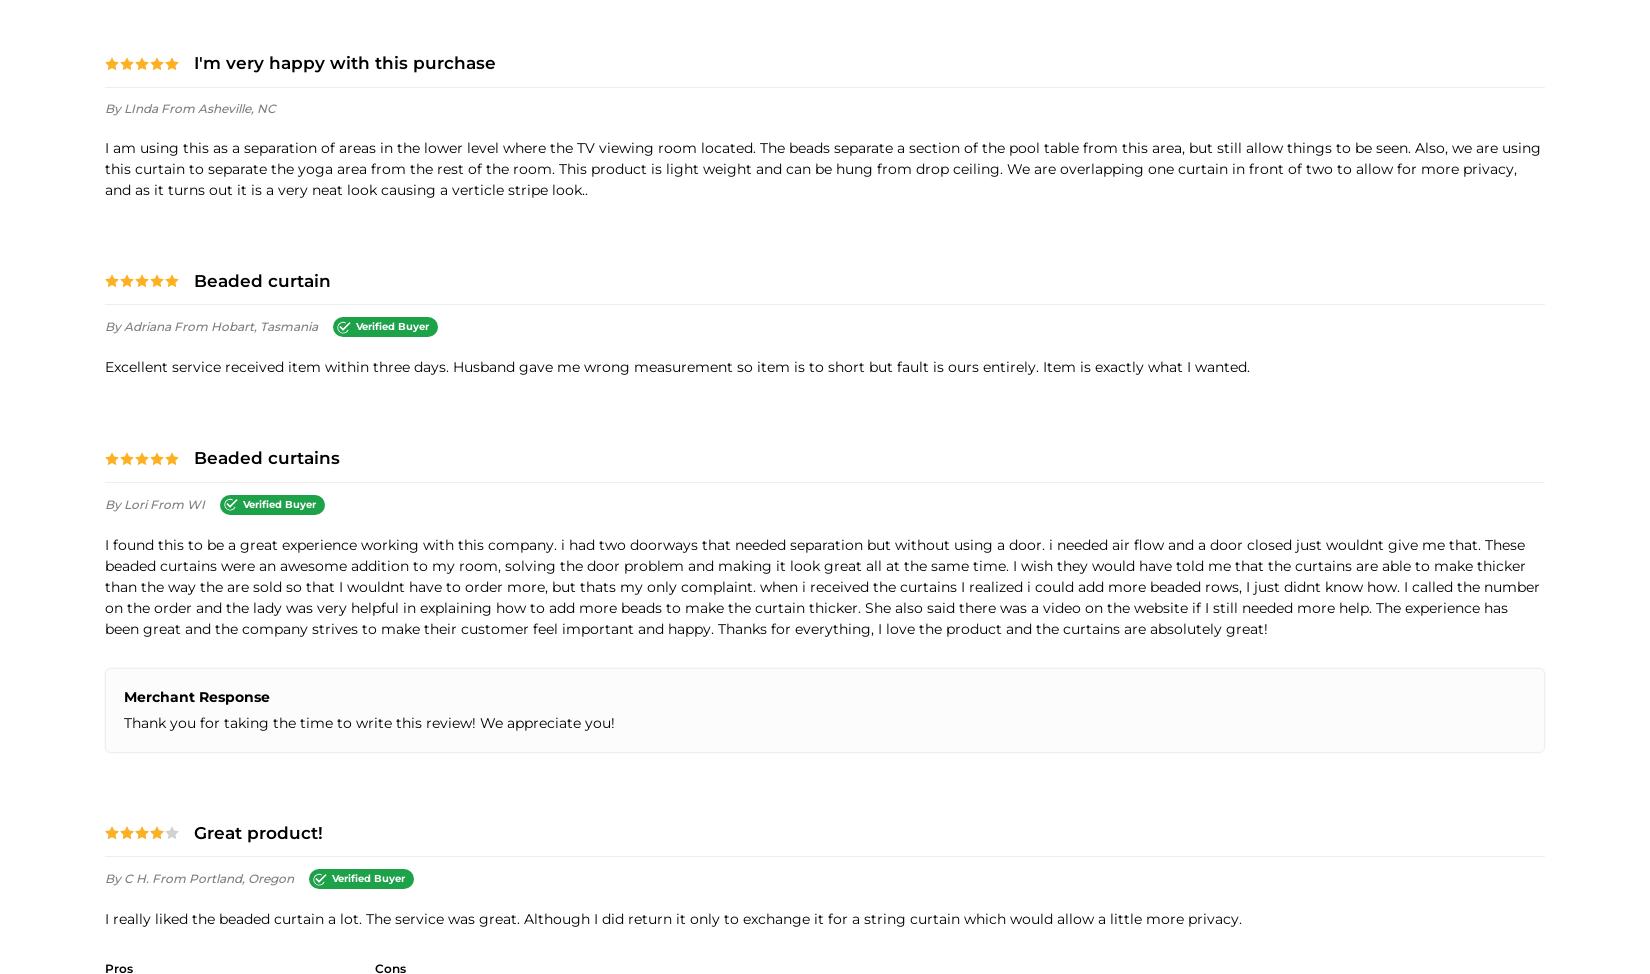  Describe the element at coordinates (177, 503) in the screenshot. I see `'from WI'` at that location.